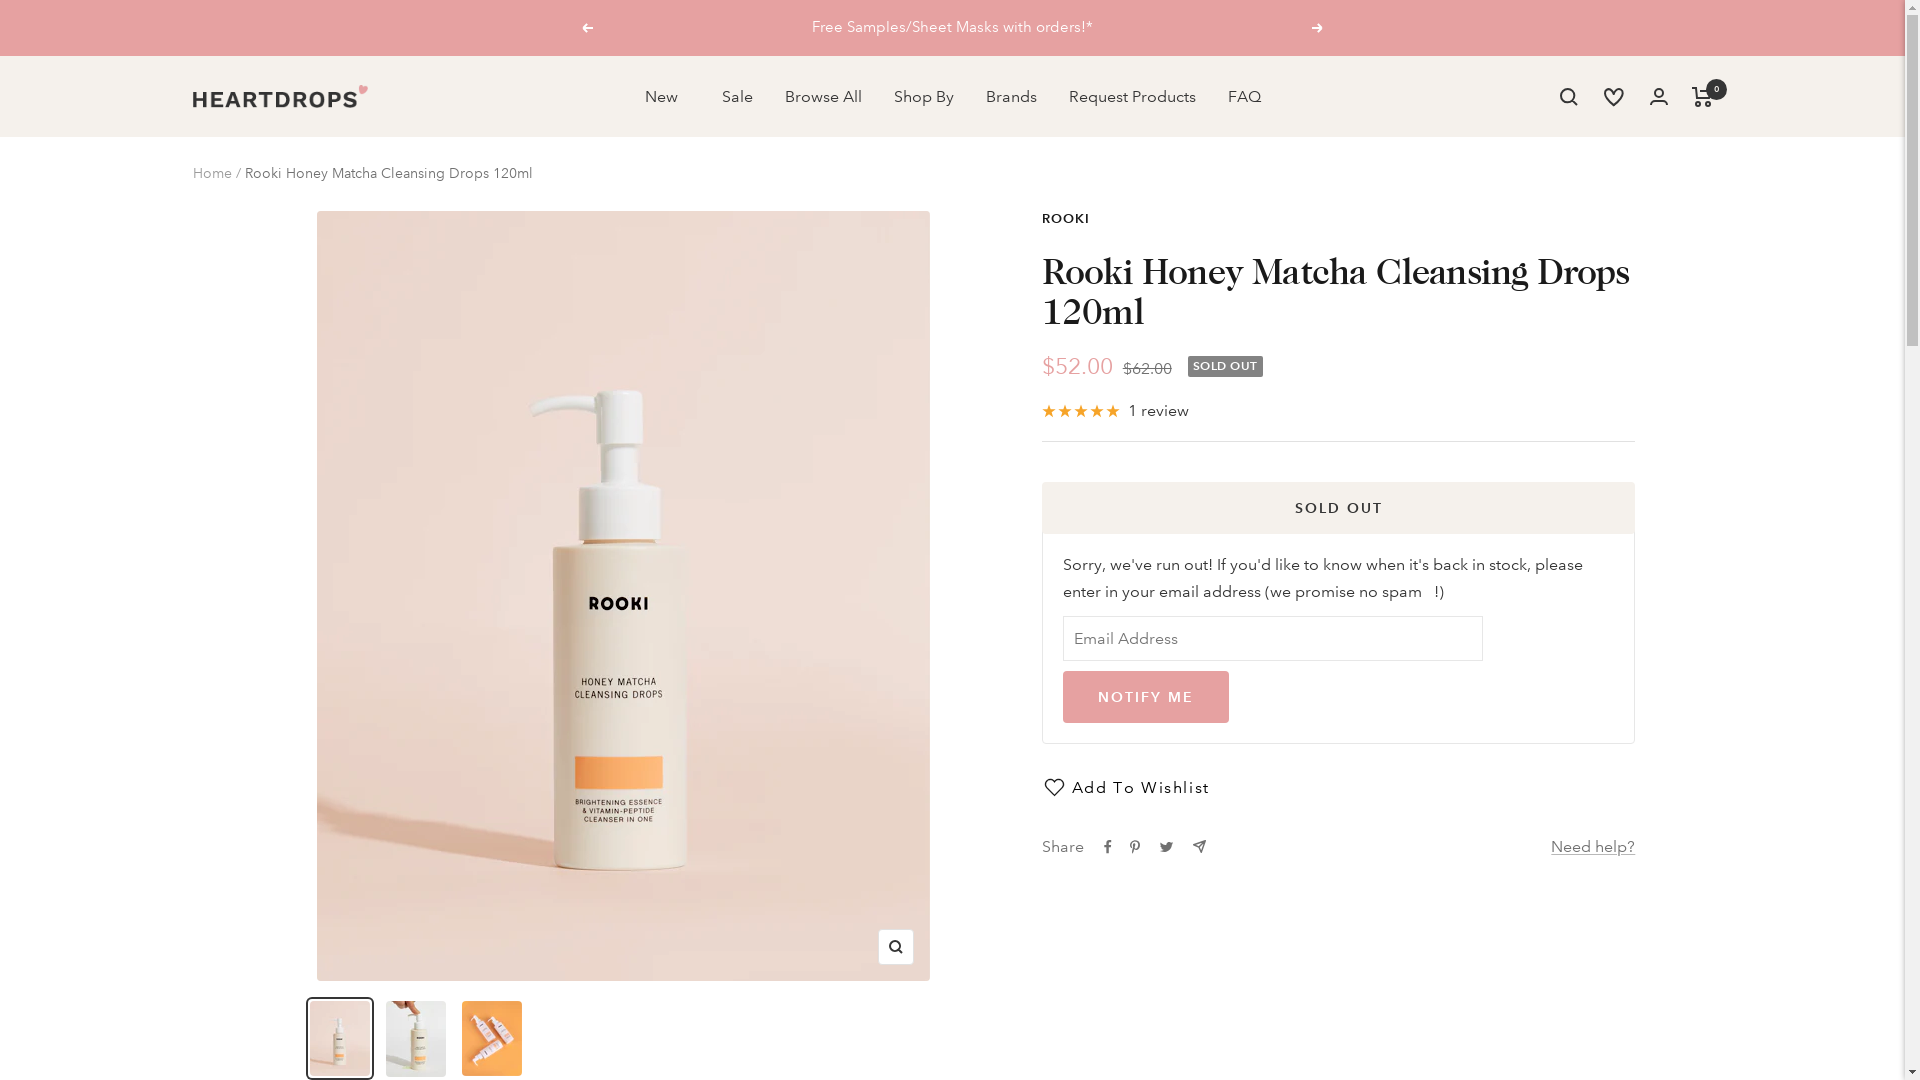 Image resolution: width=1920 pixels, height=1080 pixels. What do you see at coordinates (192, 96) in the screenshot?
I see `'Heartdrops'` at bounding box center [192, 96].